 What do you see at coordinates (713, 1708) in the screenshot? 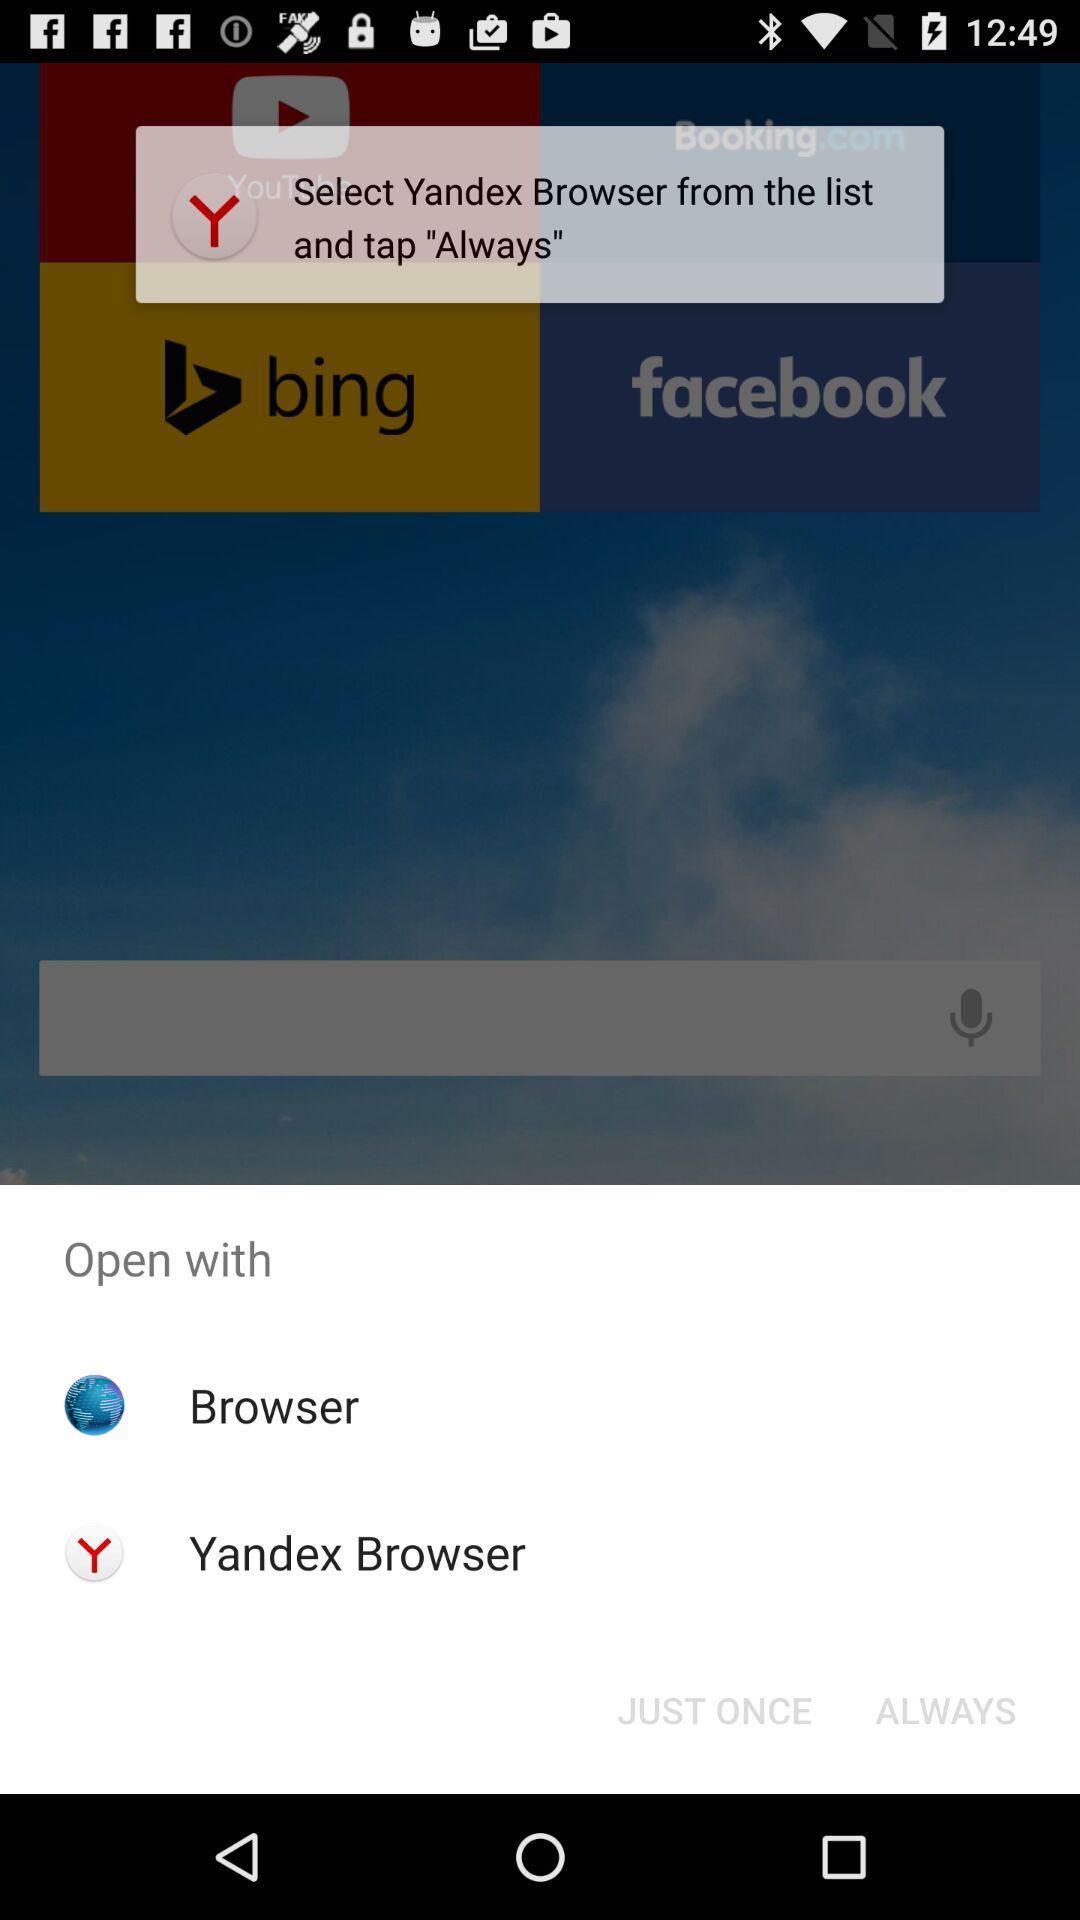
I see `the just once at the bottom` at bounding box center [713, 1708].